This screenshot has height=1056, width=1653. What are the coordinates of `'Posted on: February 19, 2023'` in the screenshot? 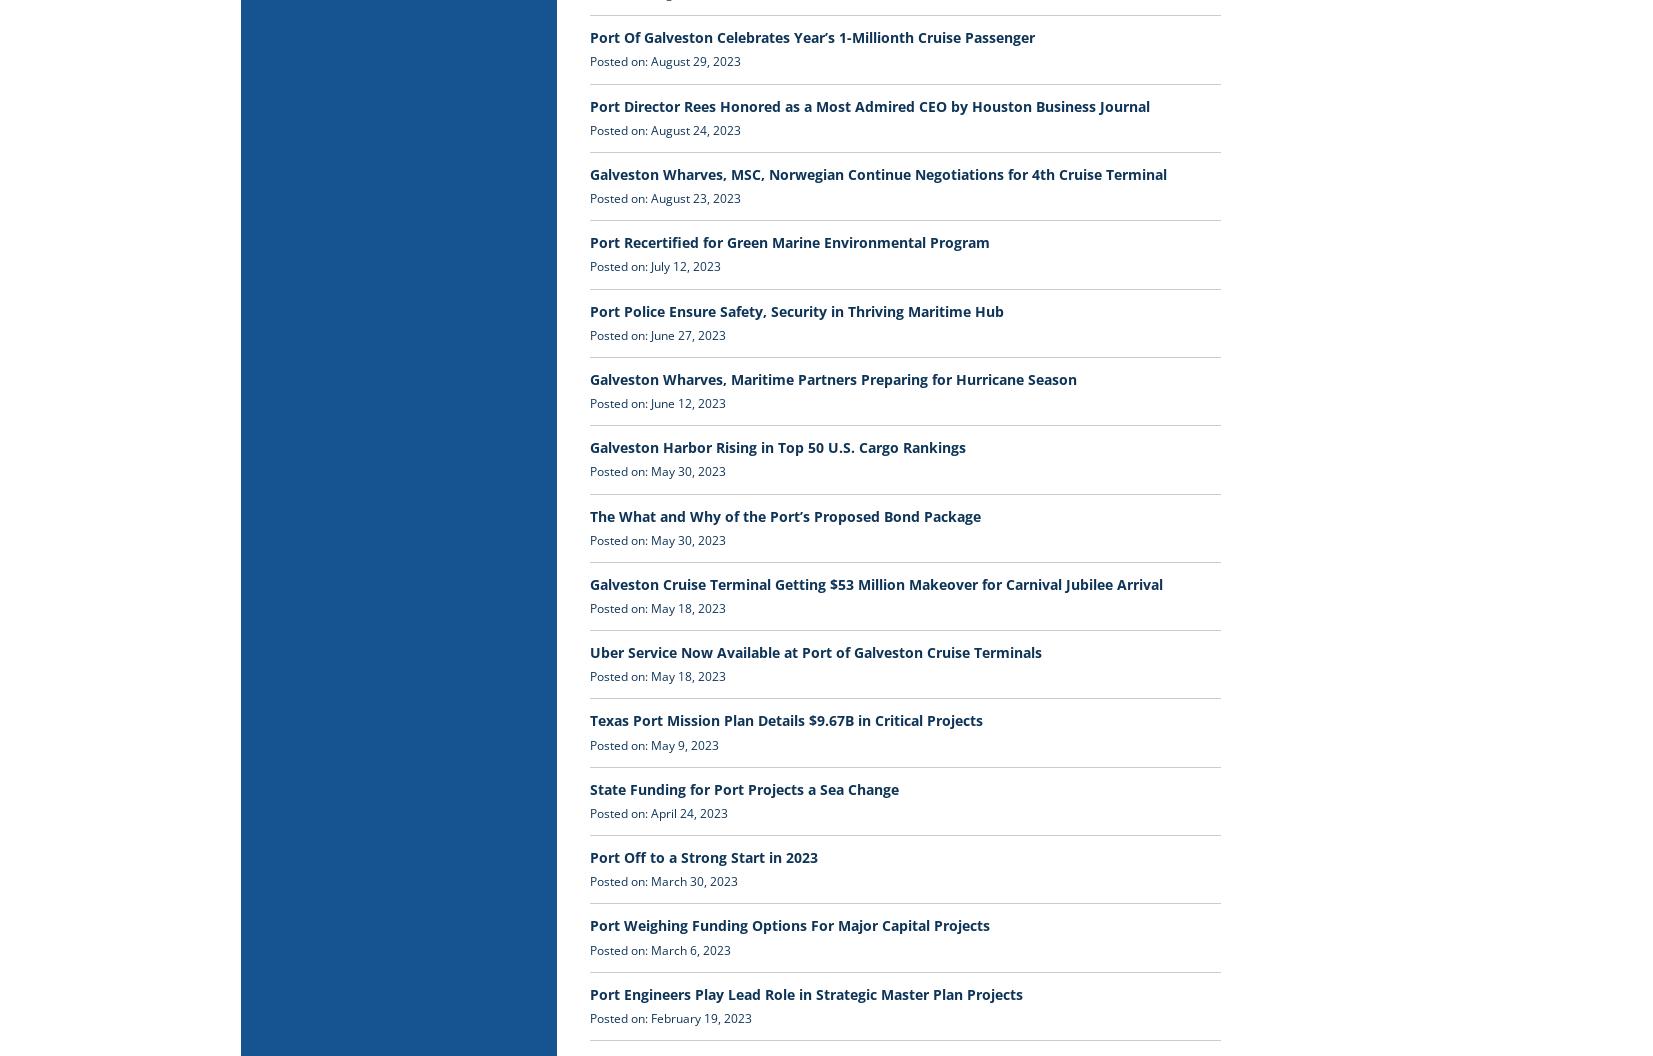 It's located at (669, 1016).